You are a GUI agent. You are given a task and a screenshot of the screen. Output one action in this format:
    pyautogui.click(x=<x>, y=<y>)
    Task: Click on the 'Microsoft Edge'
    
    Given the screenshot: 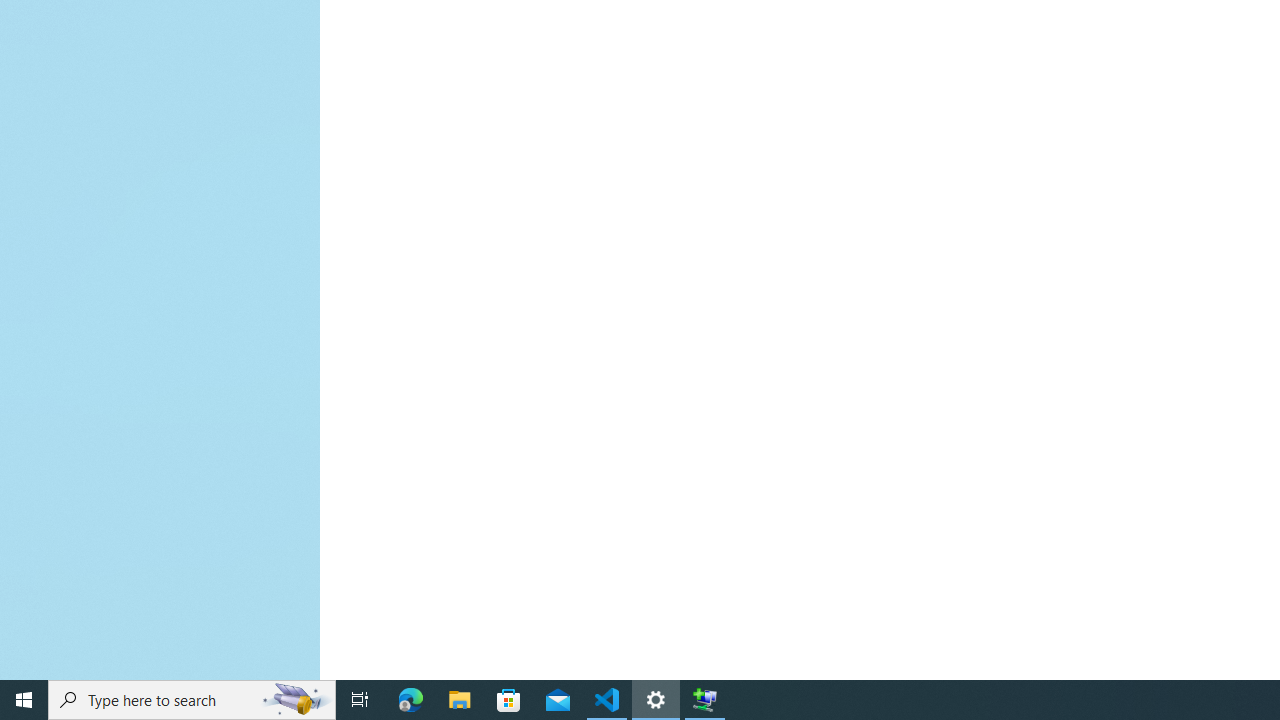 What is the action you would take?
    pyautogui.click(x=410, y=698)
    